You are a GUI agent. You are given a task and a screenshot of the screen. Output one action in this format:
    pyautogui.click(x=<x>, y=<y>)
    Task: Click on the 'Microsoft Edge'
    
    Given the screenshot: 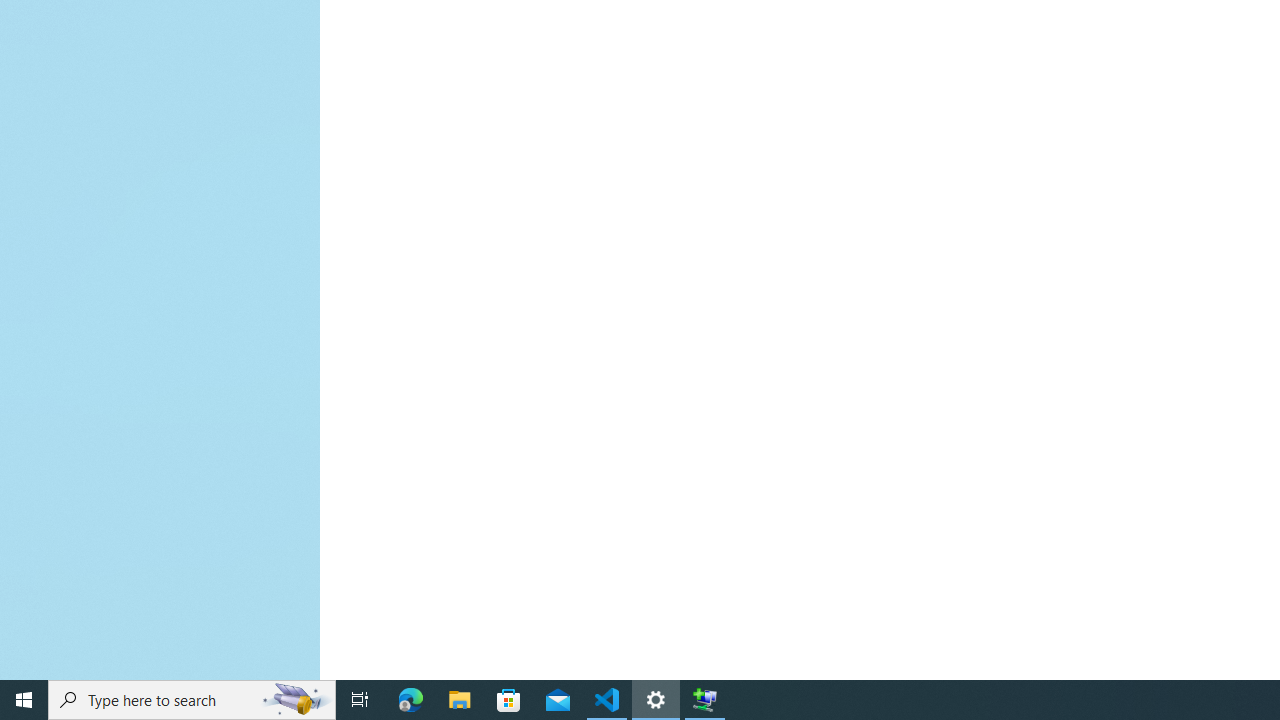 What is the action you would take?
    pyautogui.click(x=410, y=698)
    